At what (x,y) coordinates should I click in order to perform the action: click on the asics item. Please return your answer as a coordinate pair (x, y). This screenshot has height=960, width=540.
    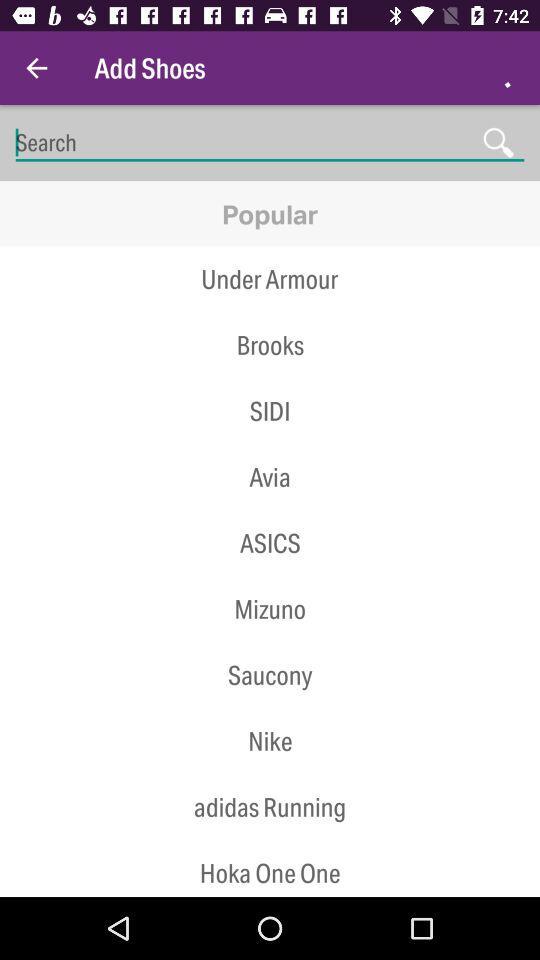
    Looking at the image, I should click on (270, 543).